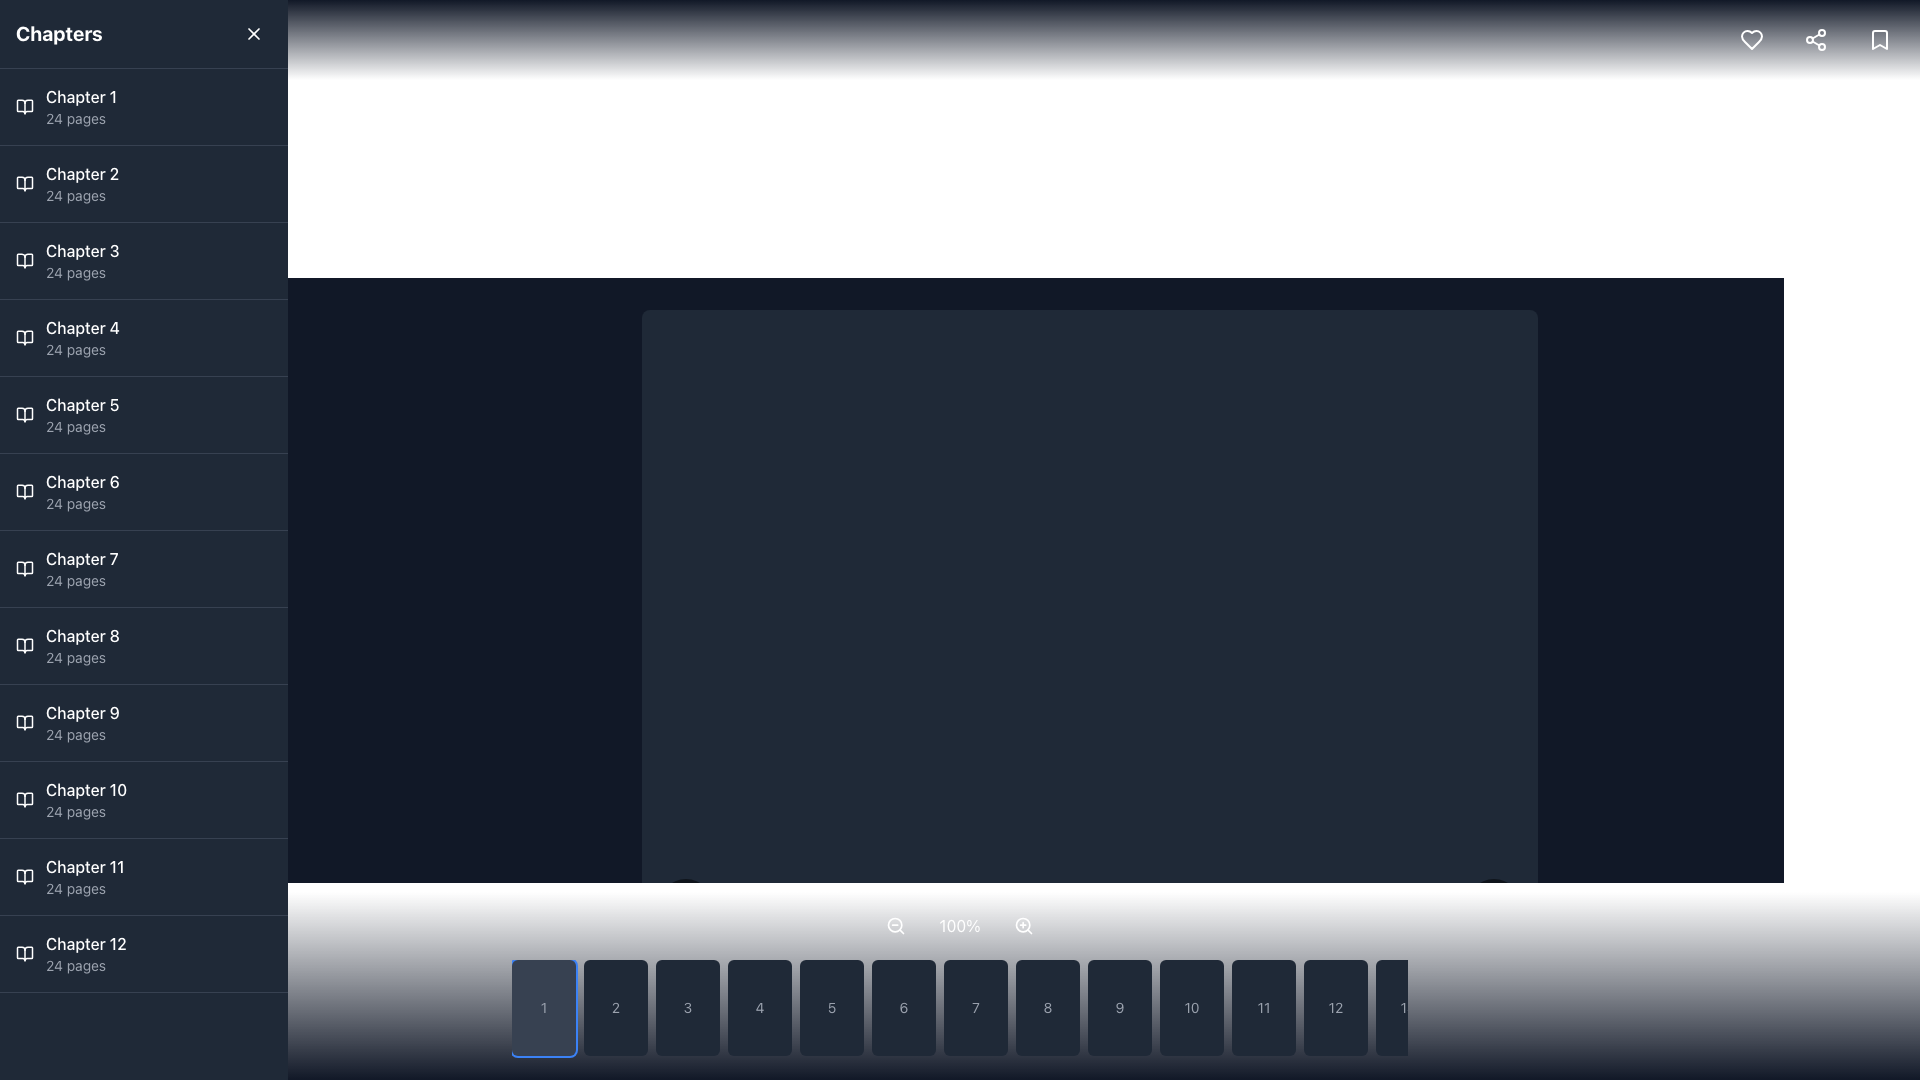 This screenshot has width=1920, height=1080. I want to click on the 'Chapter 6' text label in the left sidebar menu, so click(81, 482).